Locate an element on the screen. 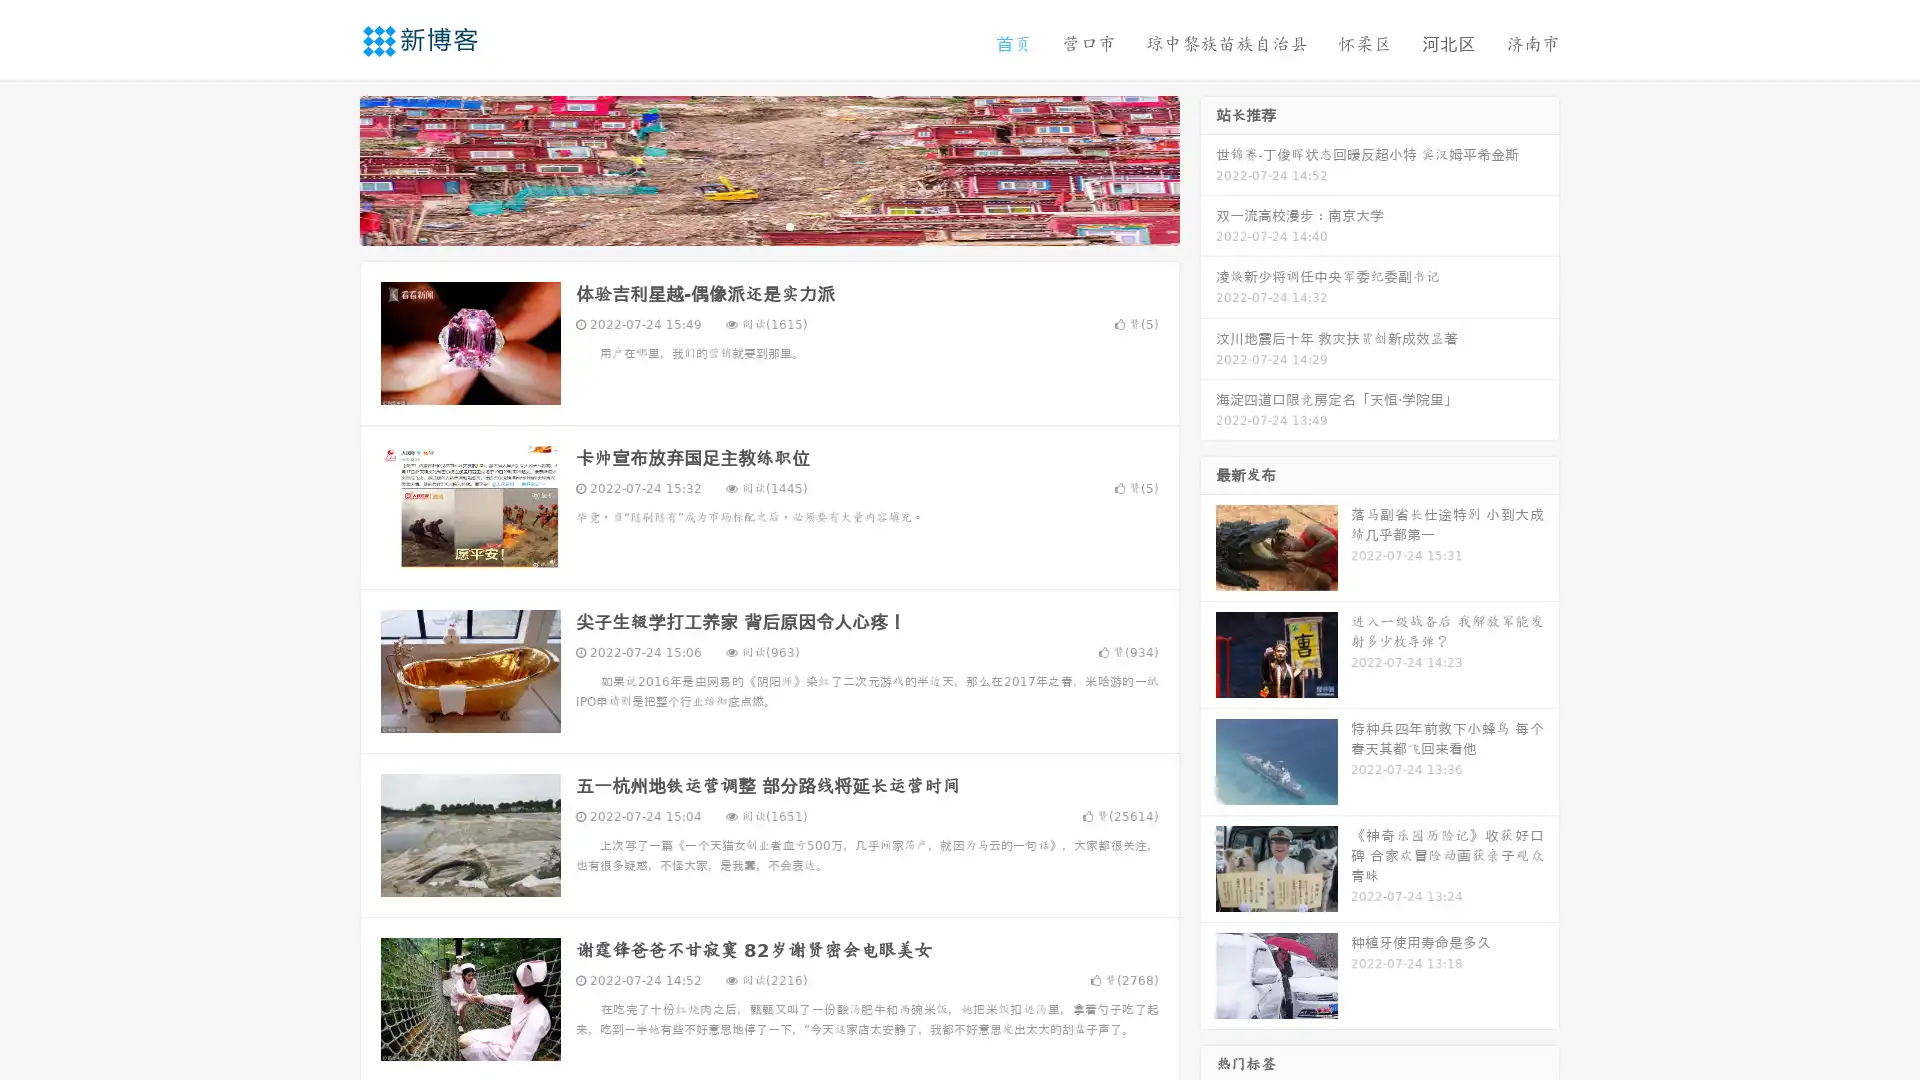 This screenshot has width=1920, height=1080. Go to slide 2 is located at coordinates (768, 225).